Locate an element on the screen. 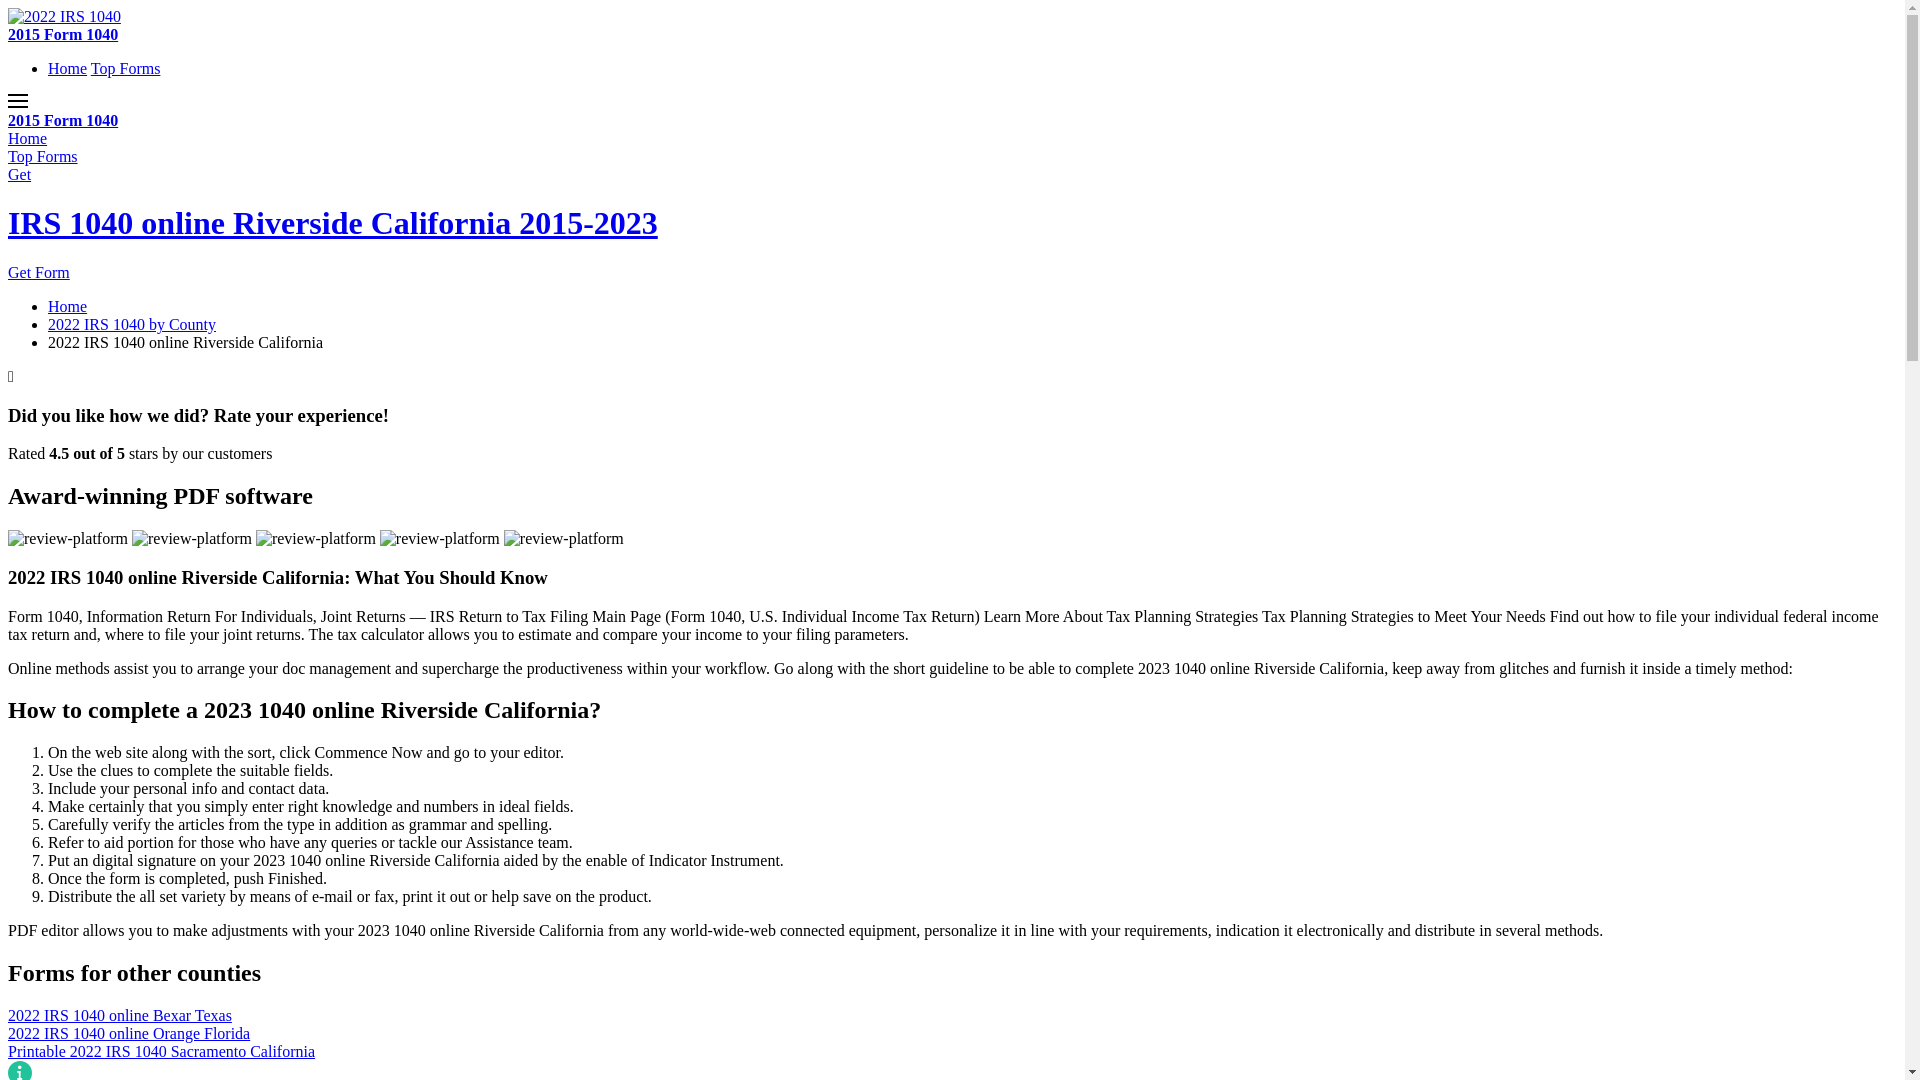 The image size is (1920, 1080). 'Get is located at coordinates (8, 223).